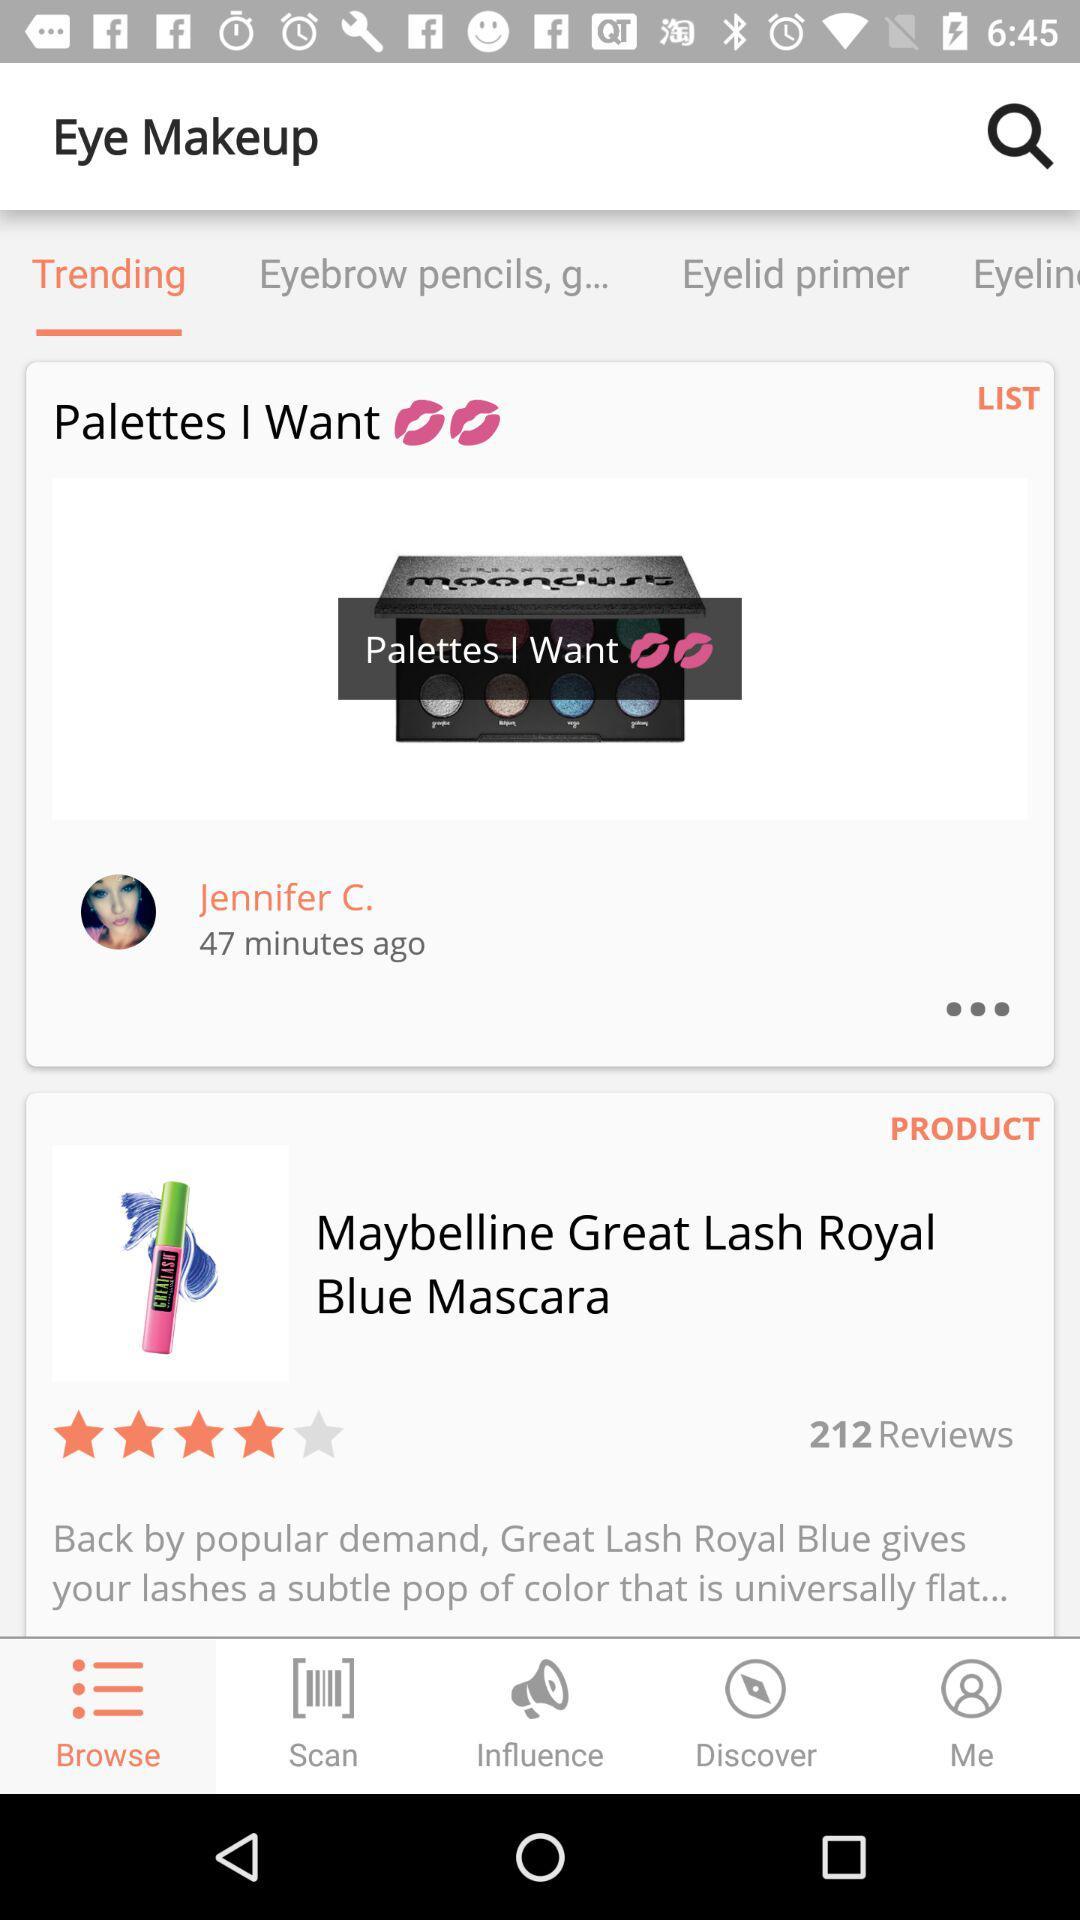 This screenshot has height=1920, width=1080. I want to click on the time icon, so click(756, 1715).